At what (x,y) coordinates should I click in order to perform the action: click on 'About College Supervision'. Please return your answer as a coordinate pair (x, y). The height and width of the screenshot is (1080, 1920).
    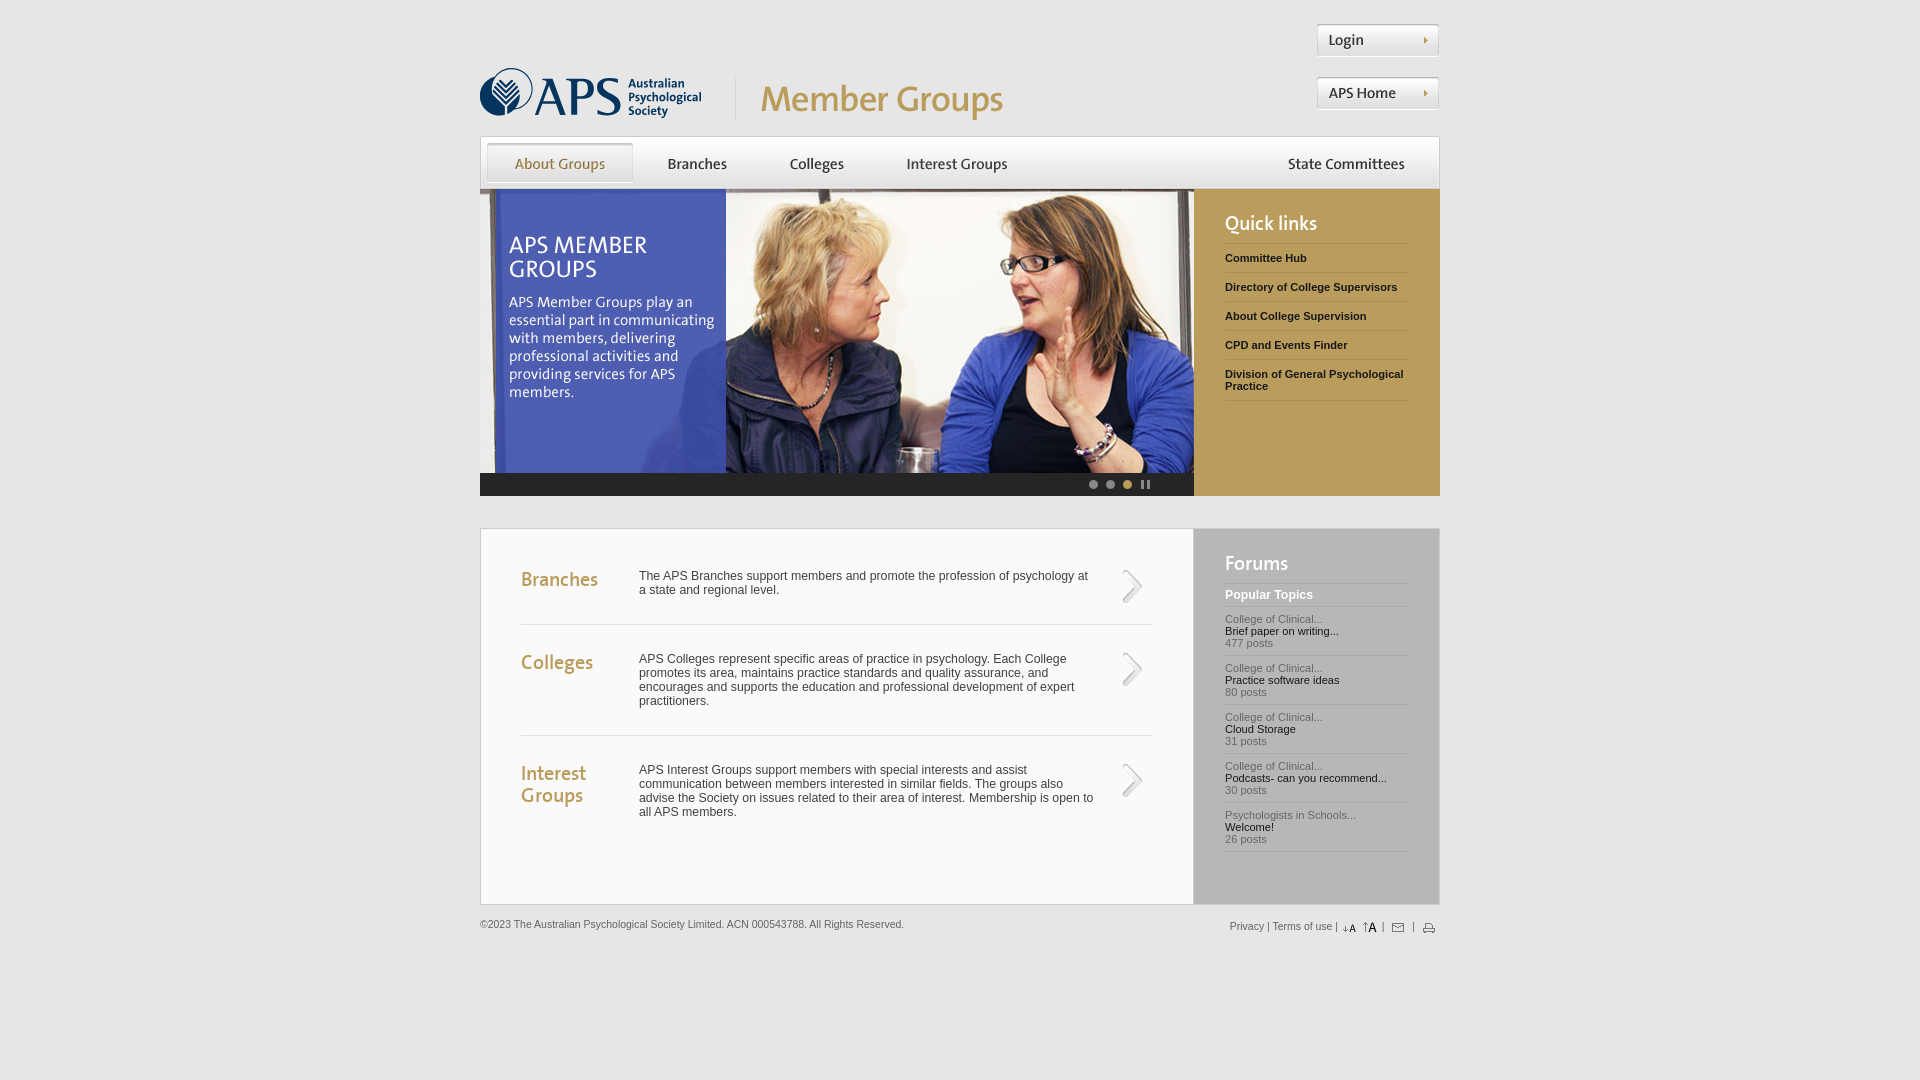
    Looking at the image, I should click on (1223, 315).